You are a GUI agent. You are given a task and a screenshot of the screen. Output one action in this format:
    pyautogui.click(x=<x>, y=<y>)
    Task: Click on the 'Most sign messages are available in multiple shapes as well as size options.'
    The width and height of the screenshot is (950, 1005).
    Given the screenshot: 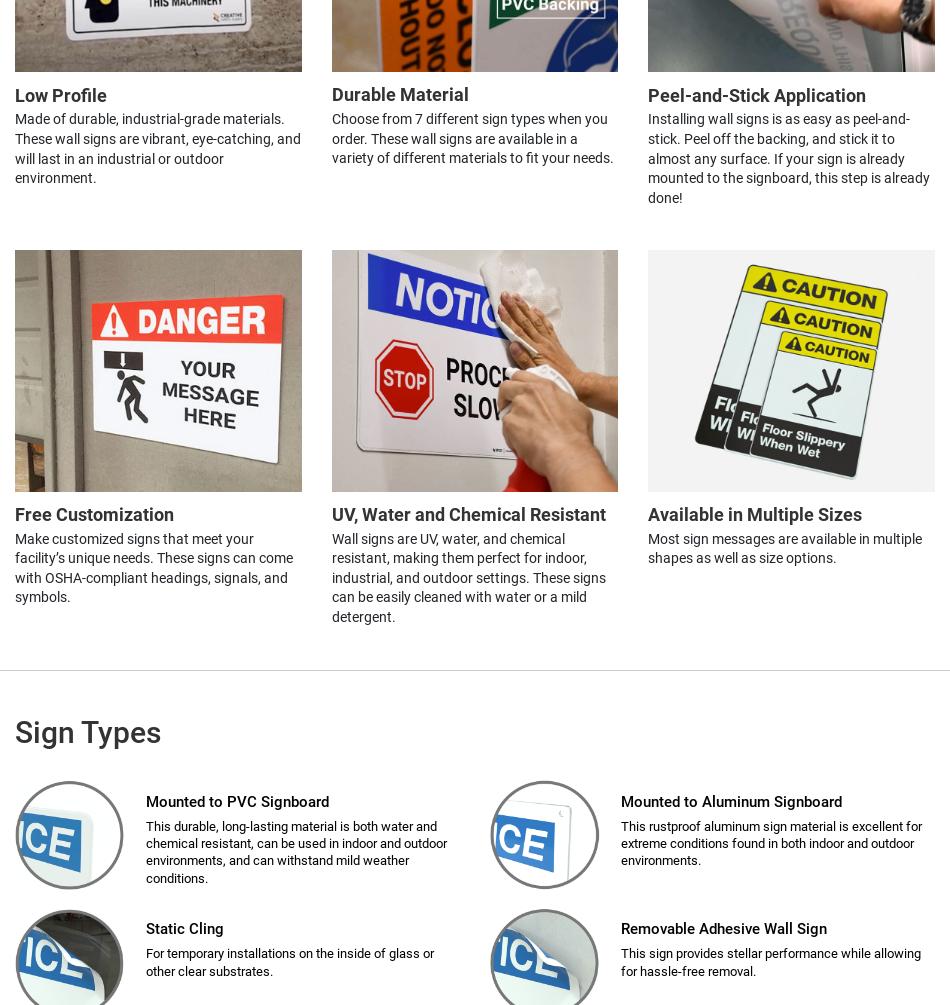 What is the action you would take?
    pyautogui.click(x=783, y=547)
    